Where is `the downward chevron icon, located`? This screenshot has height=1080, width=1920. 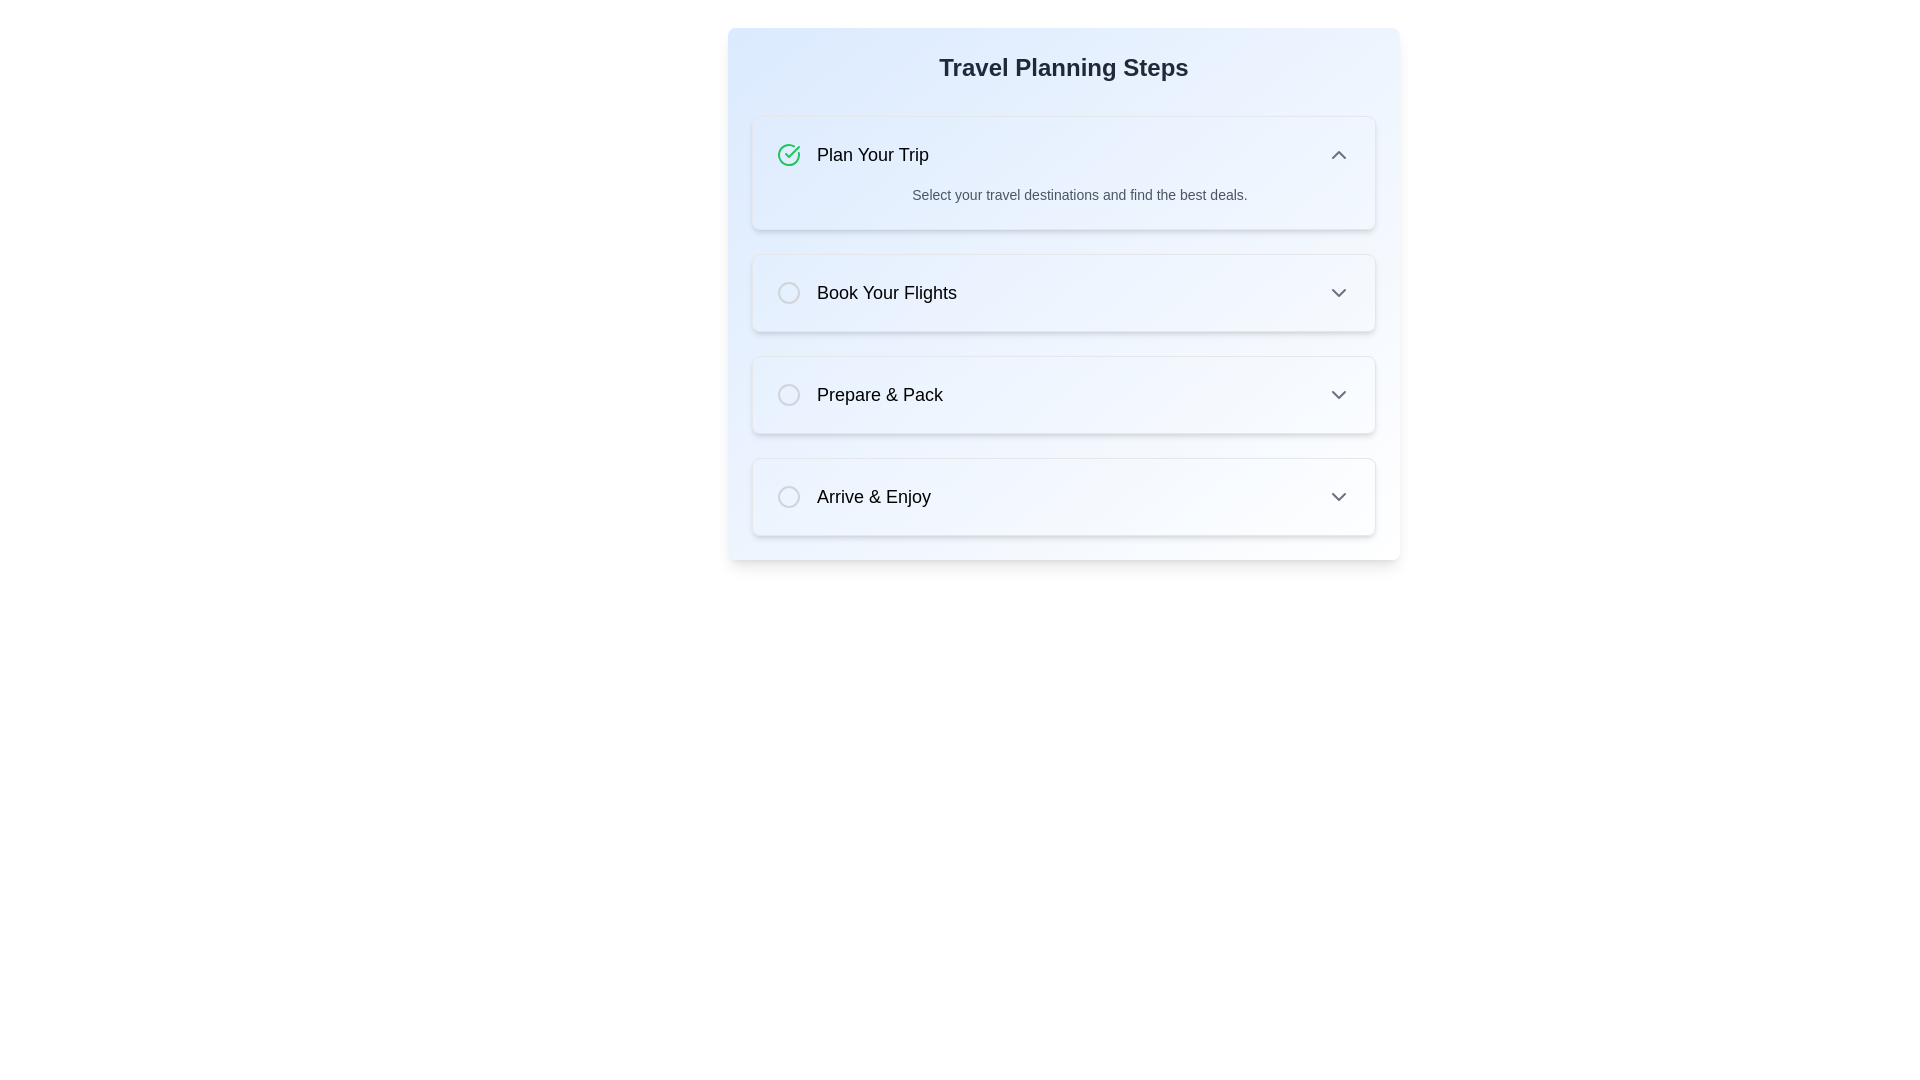 the downward chevron icon, located is located at coordinates (1339, 293).